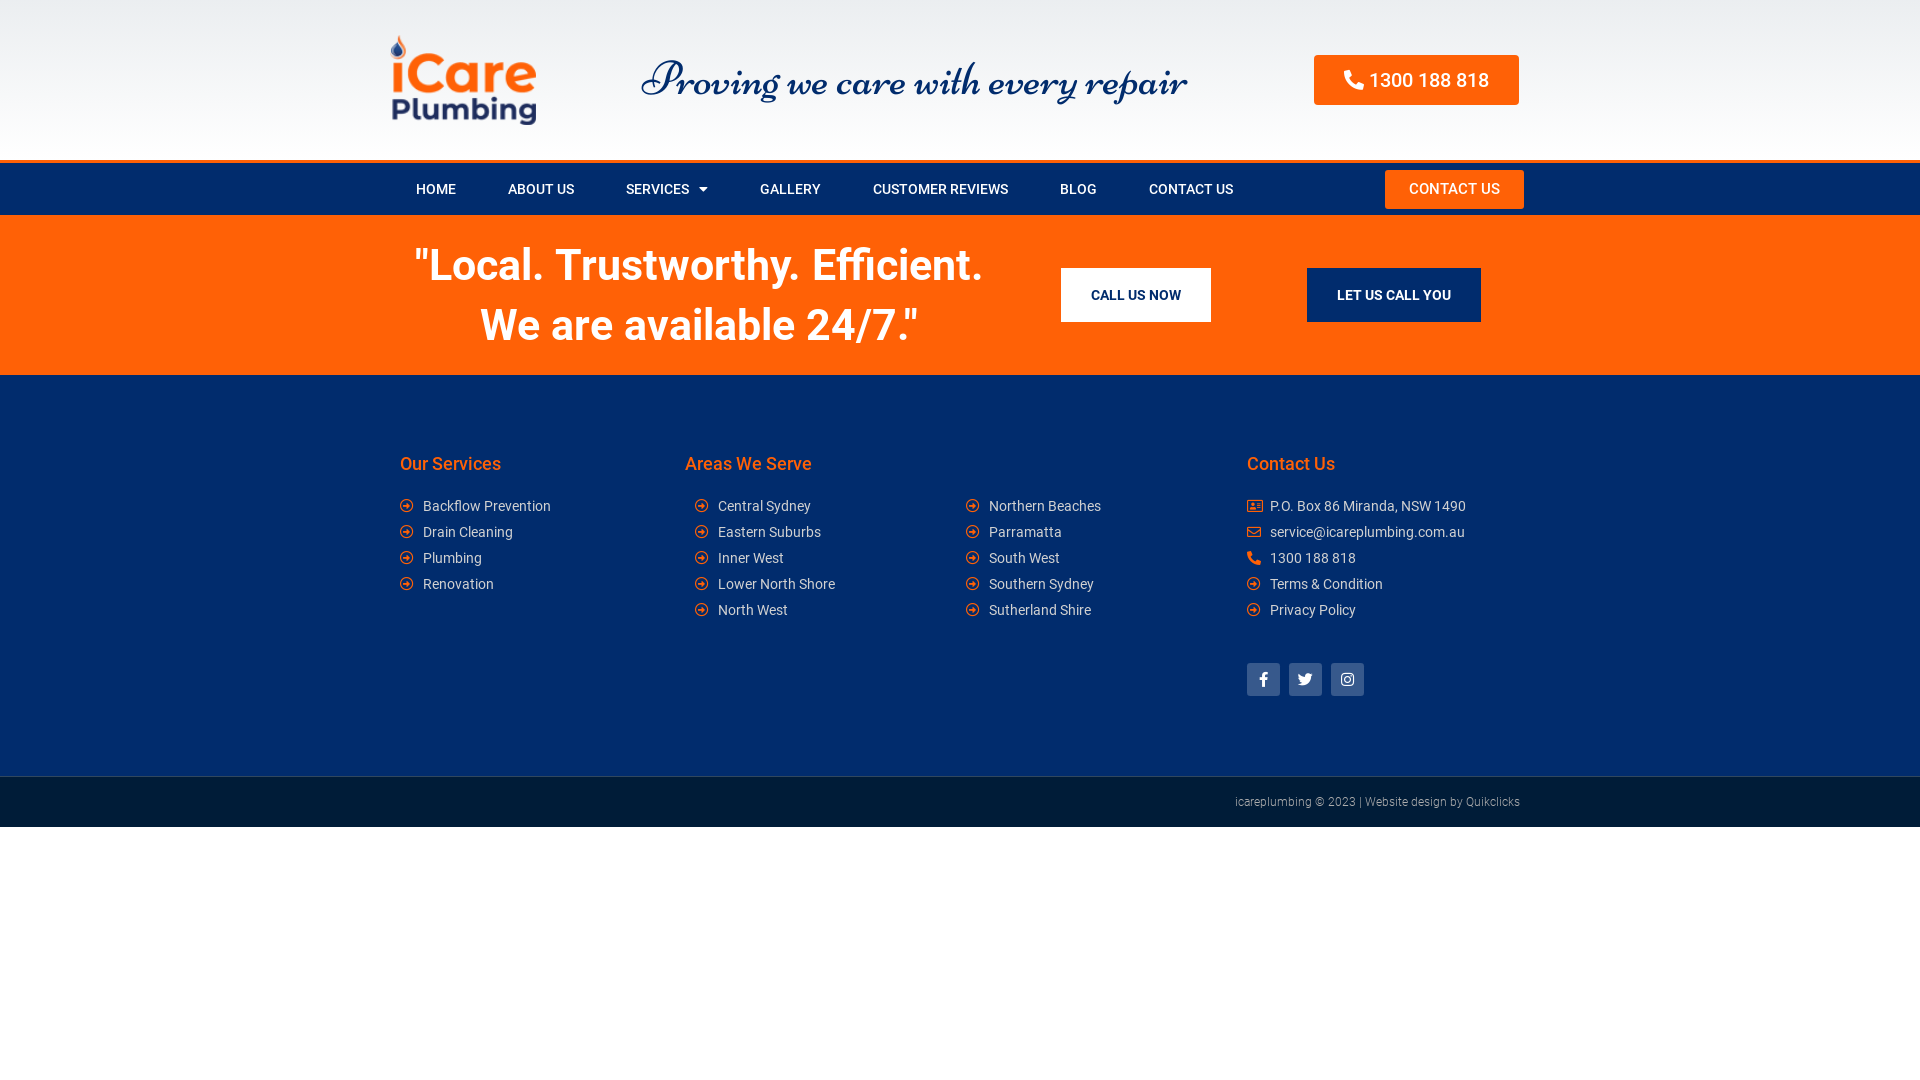 Image resolution: width=1920 pixels, height=1080 pixels. I want to click on 'CUSTOMER REVIEWS', so click(939, 189).